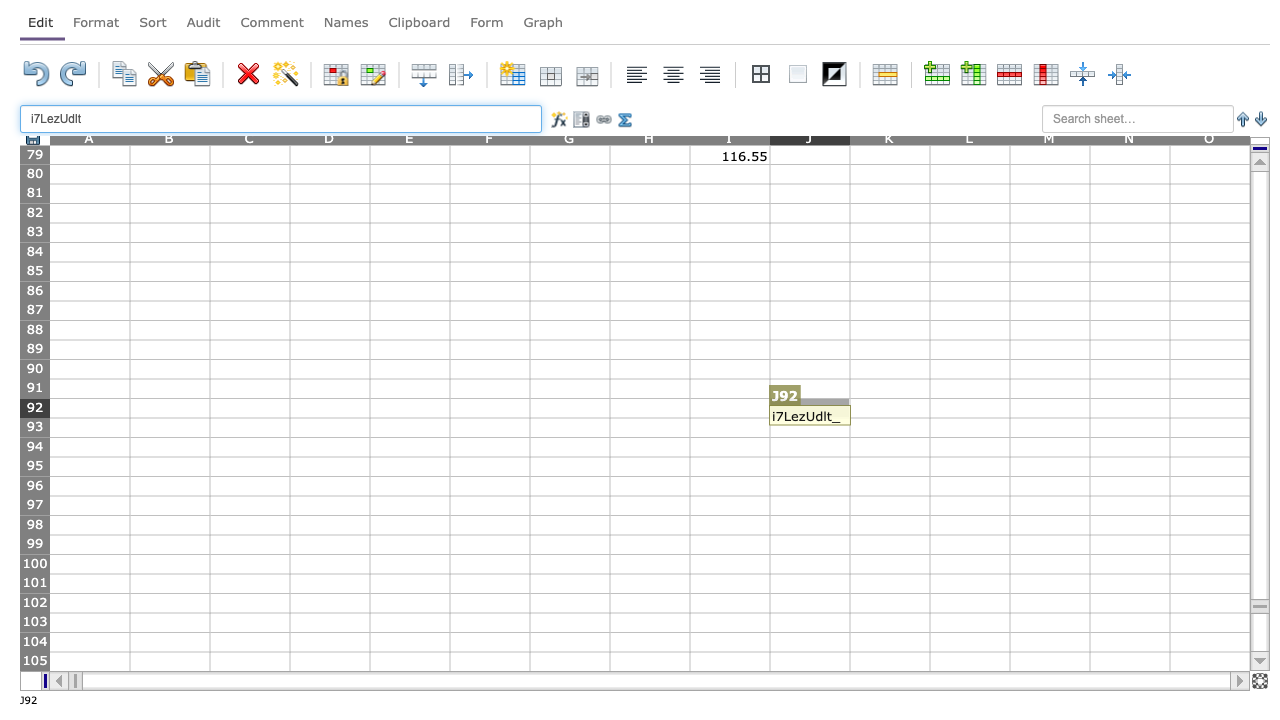 The width and height of the screenshot is (1280, 720). What do you see at coordinates (888, 661) in the screenshot?
I see `K105` at bounding box center [888, 661].